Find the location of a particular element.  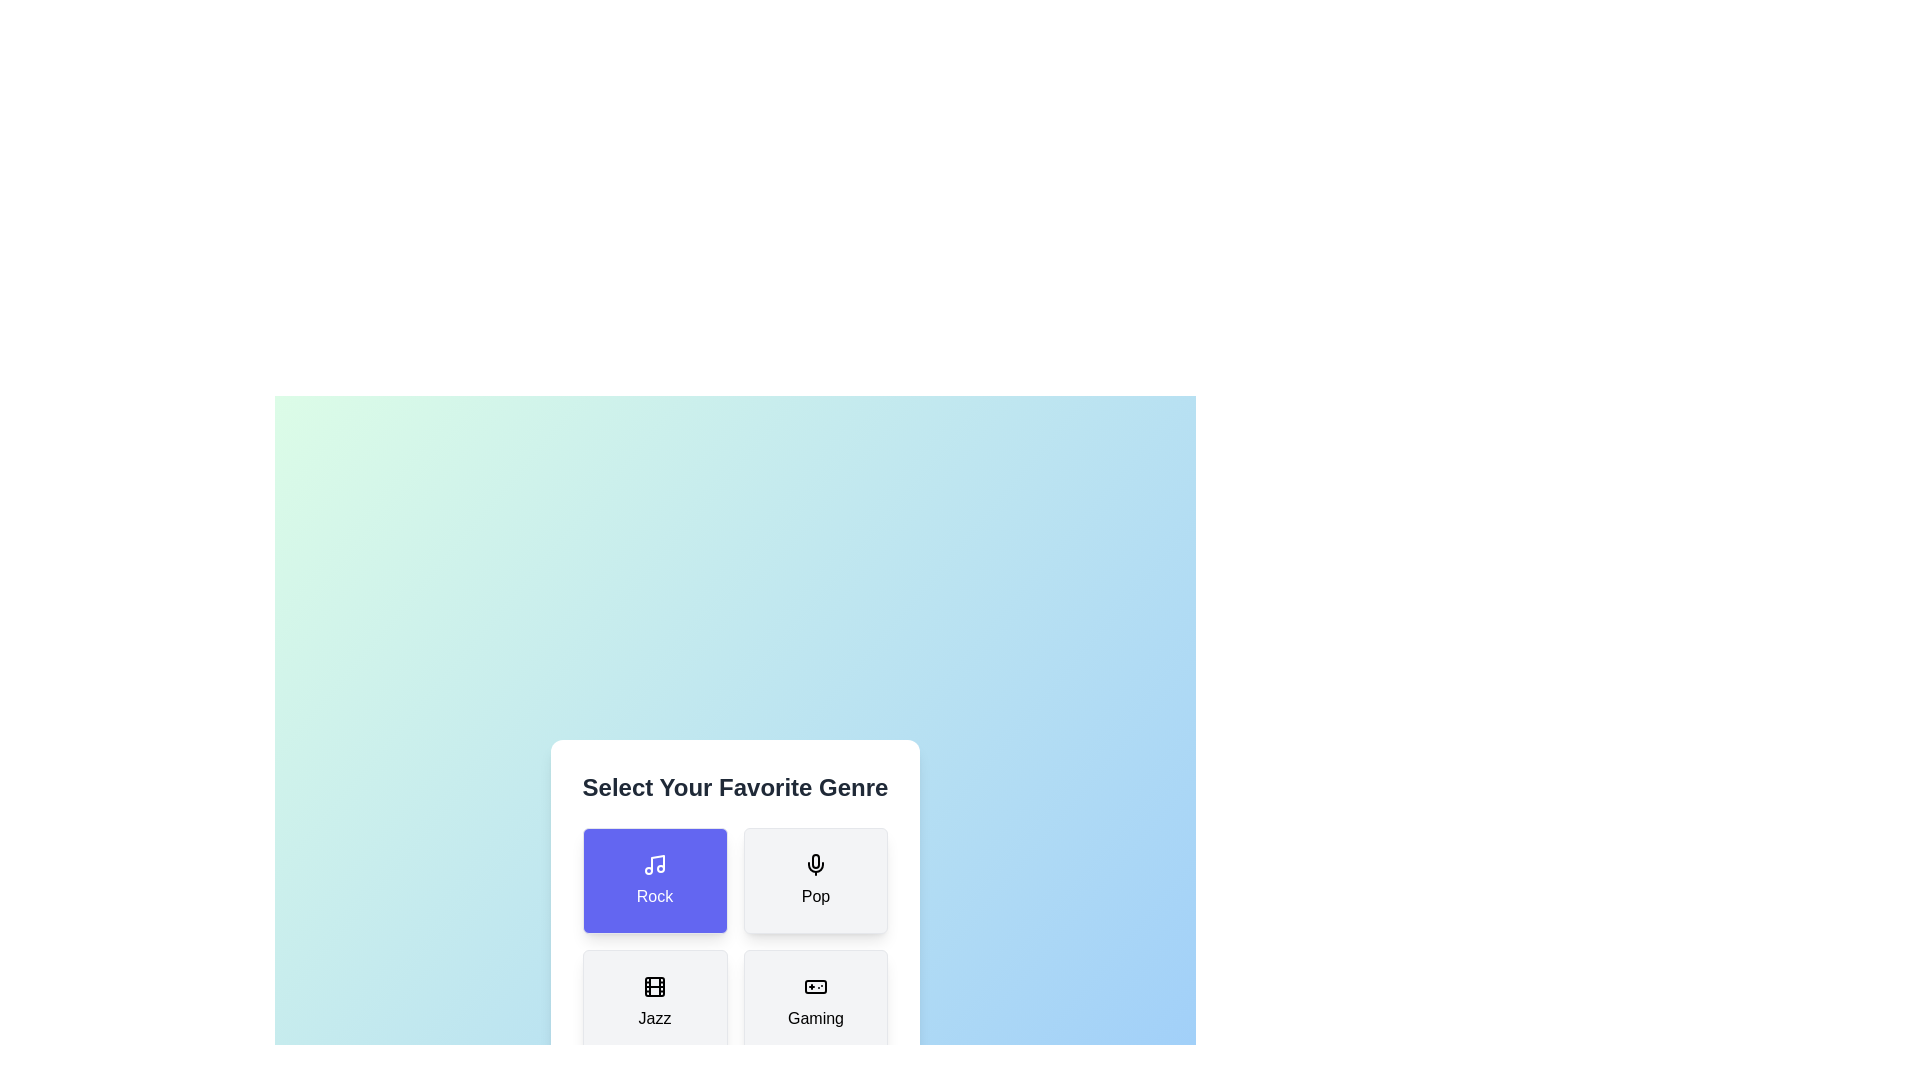

the button corresponding to the pop genre is located at coordinates (816, 880).